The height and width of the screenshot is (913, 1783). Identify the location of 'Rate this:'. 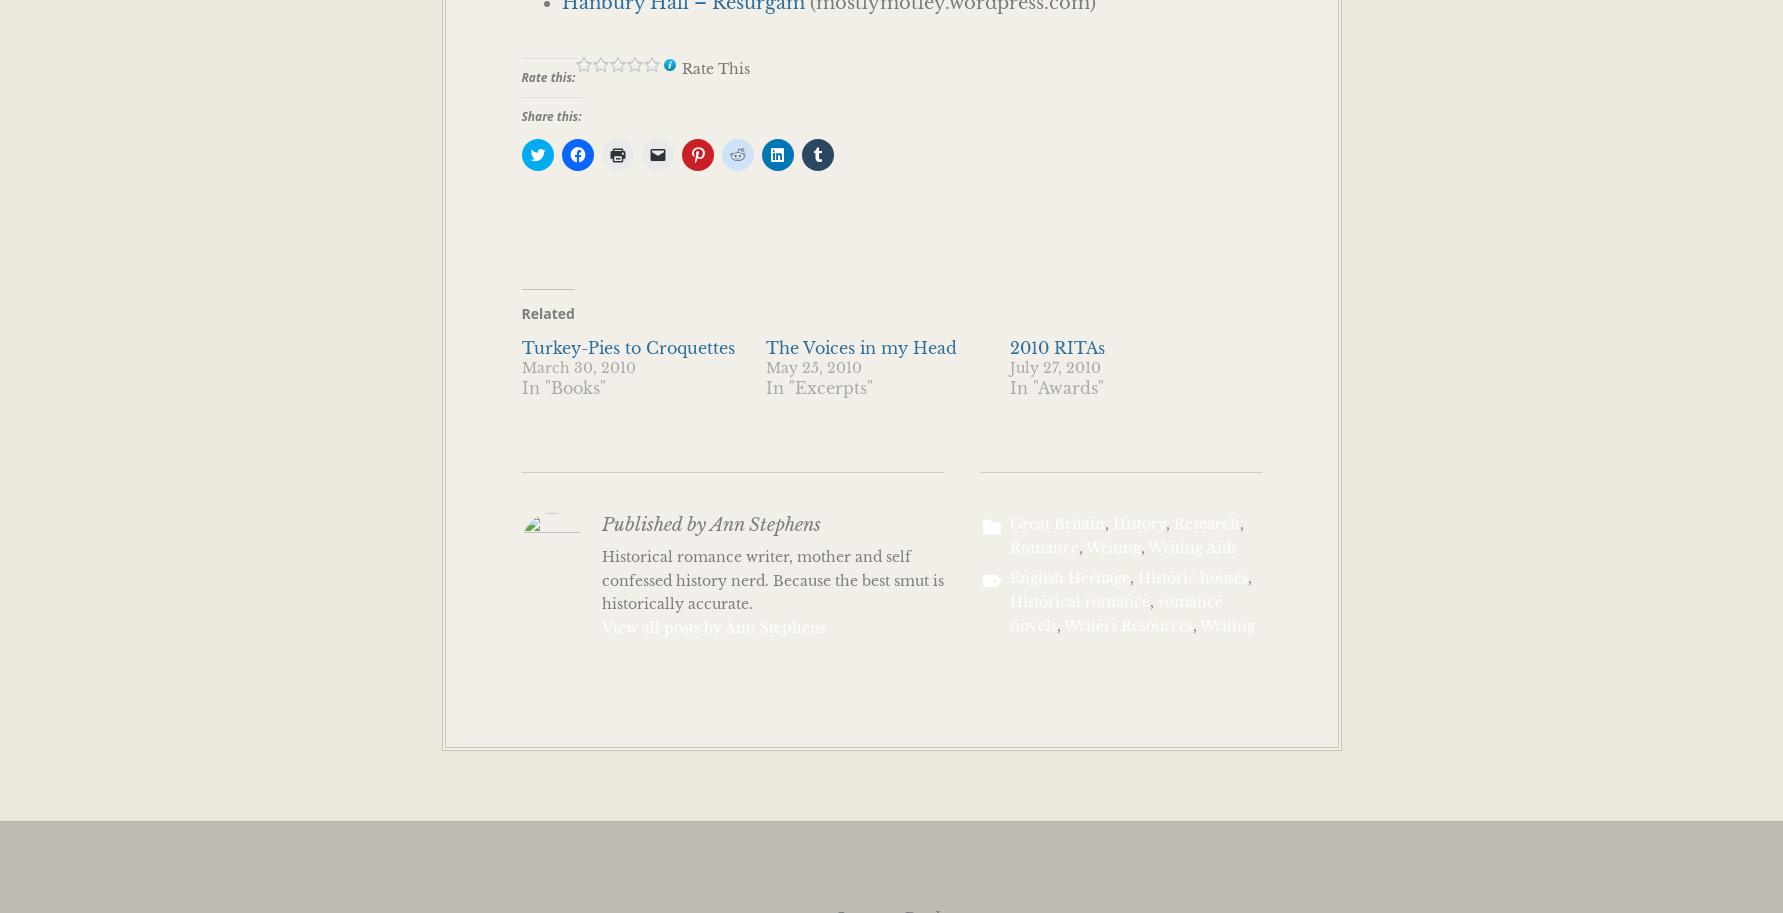
(546, 76).